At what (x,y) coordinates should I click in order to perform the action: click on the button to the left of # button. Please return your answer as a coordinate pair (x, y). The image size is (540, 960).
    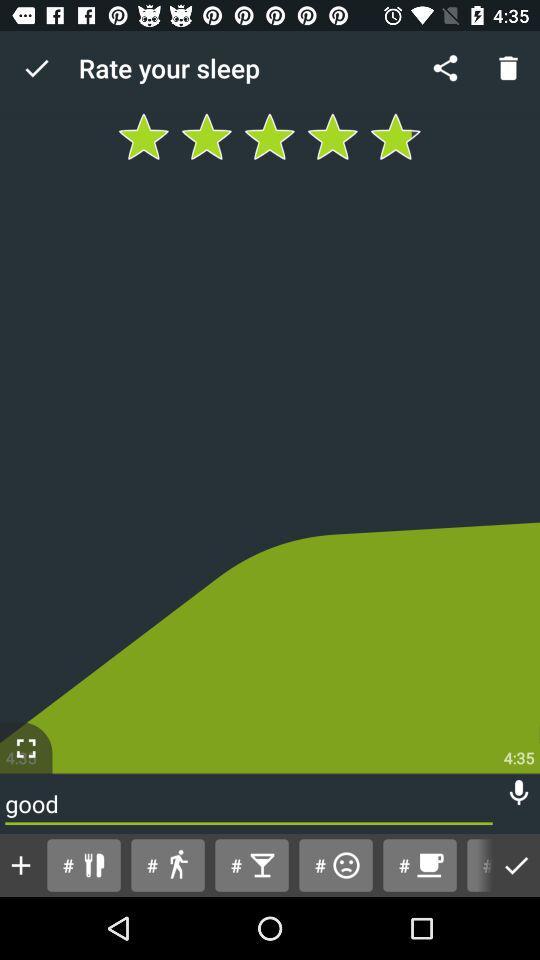
    Looking at the image, I should click on (419, 864).